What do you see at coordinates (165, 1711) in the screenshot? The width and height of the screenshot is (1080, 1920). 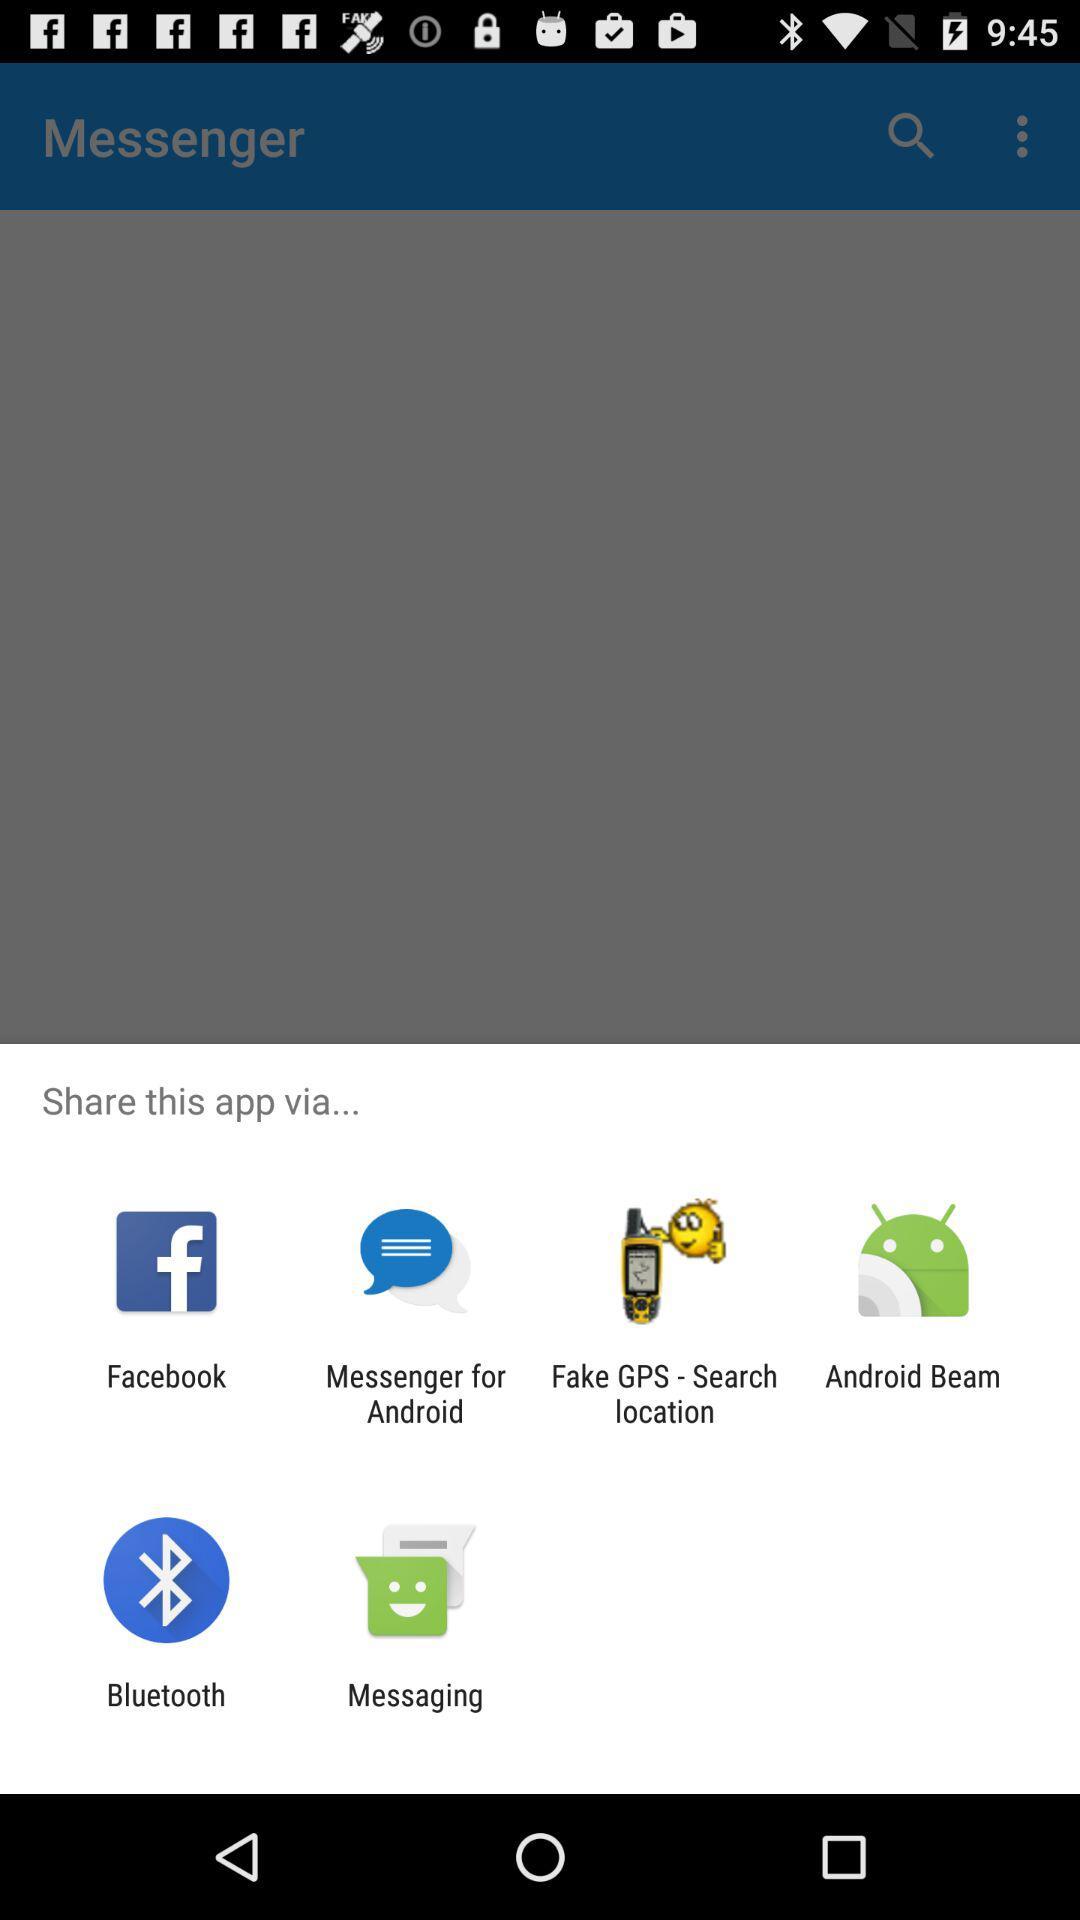 I see `app next to messaging` at bounding box center [165, 1711].